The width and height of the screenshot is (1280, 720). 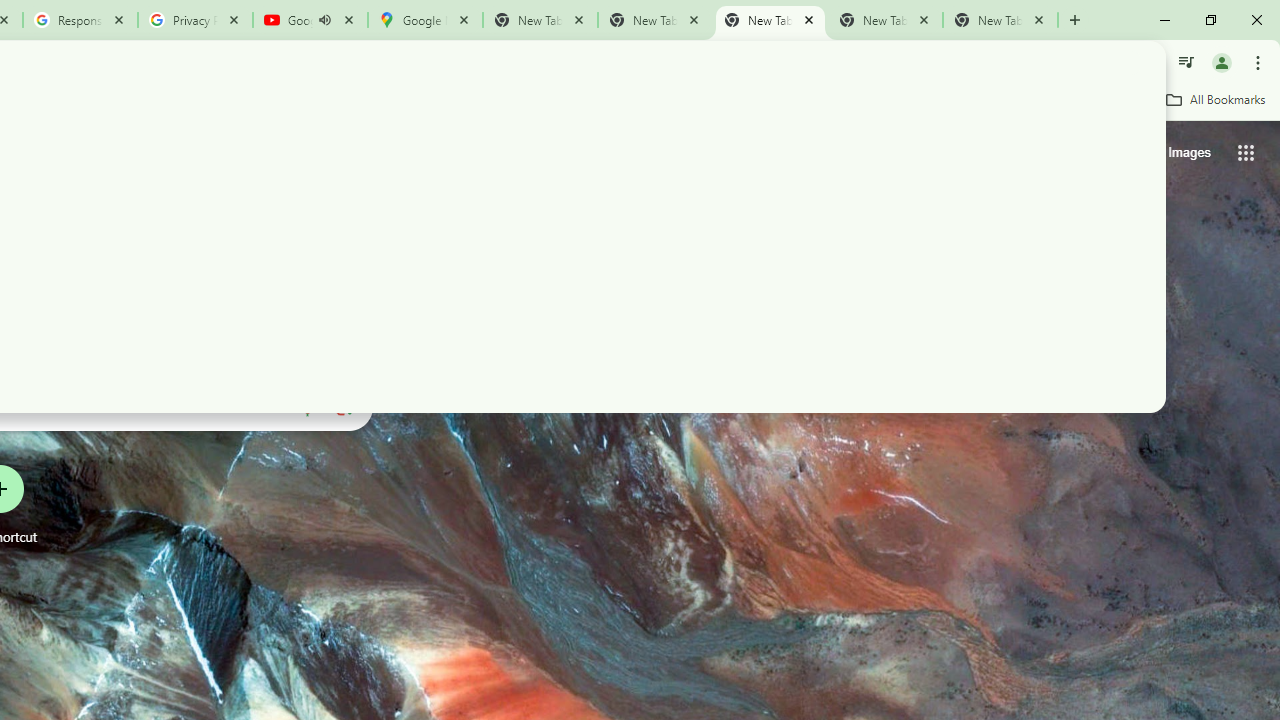 What do you see at coordinates (423, 20) in the screenshot?
I see `'Google Maps'` at bounding box center [423, 20].